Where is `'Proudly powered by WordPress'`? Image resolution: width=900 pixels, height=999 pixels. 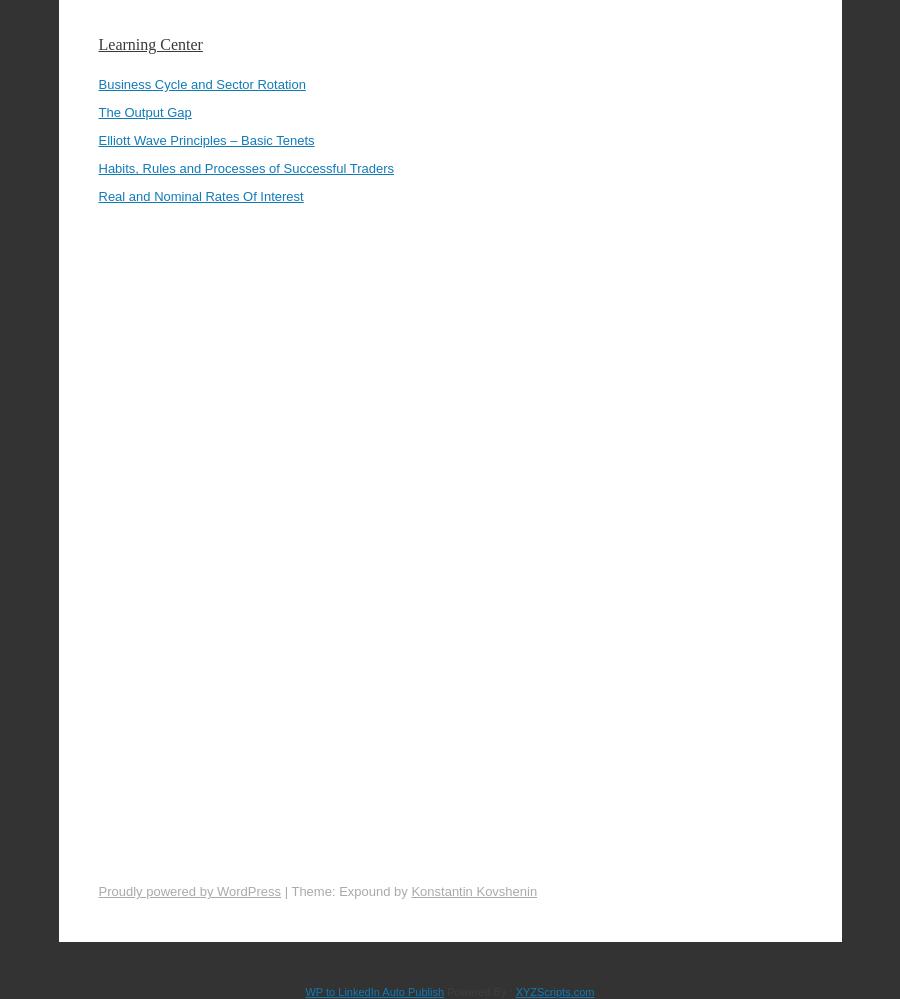
'Proudly powered by WordPress' is located at coordinates (189, 835).